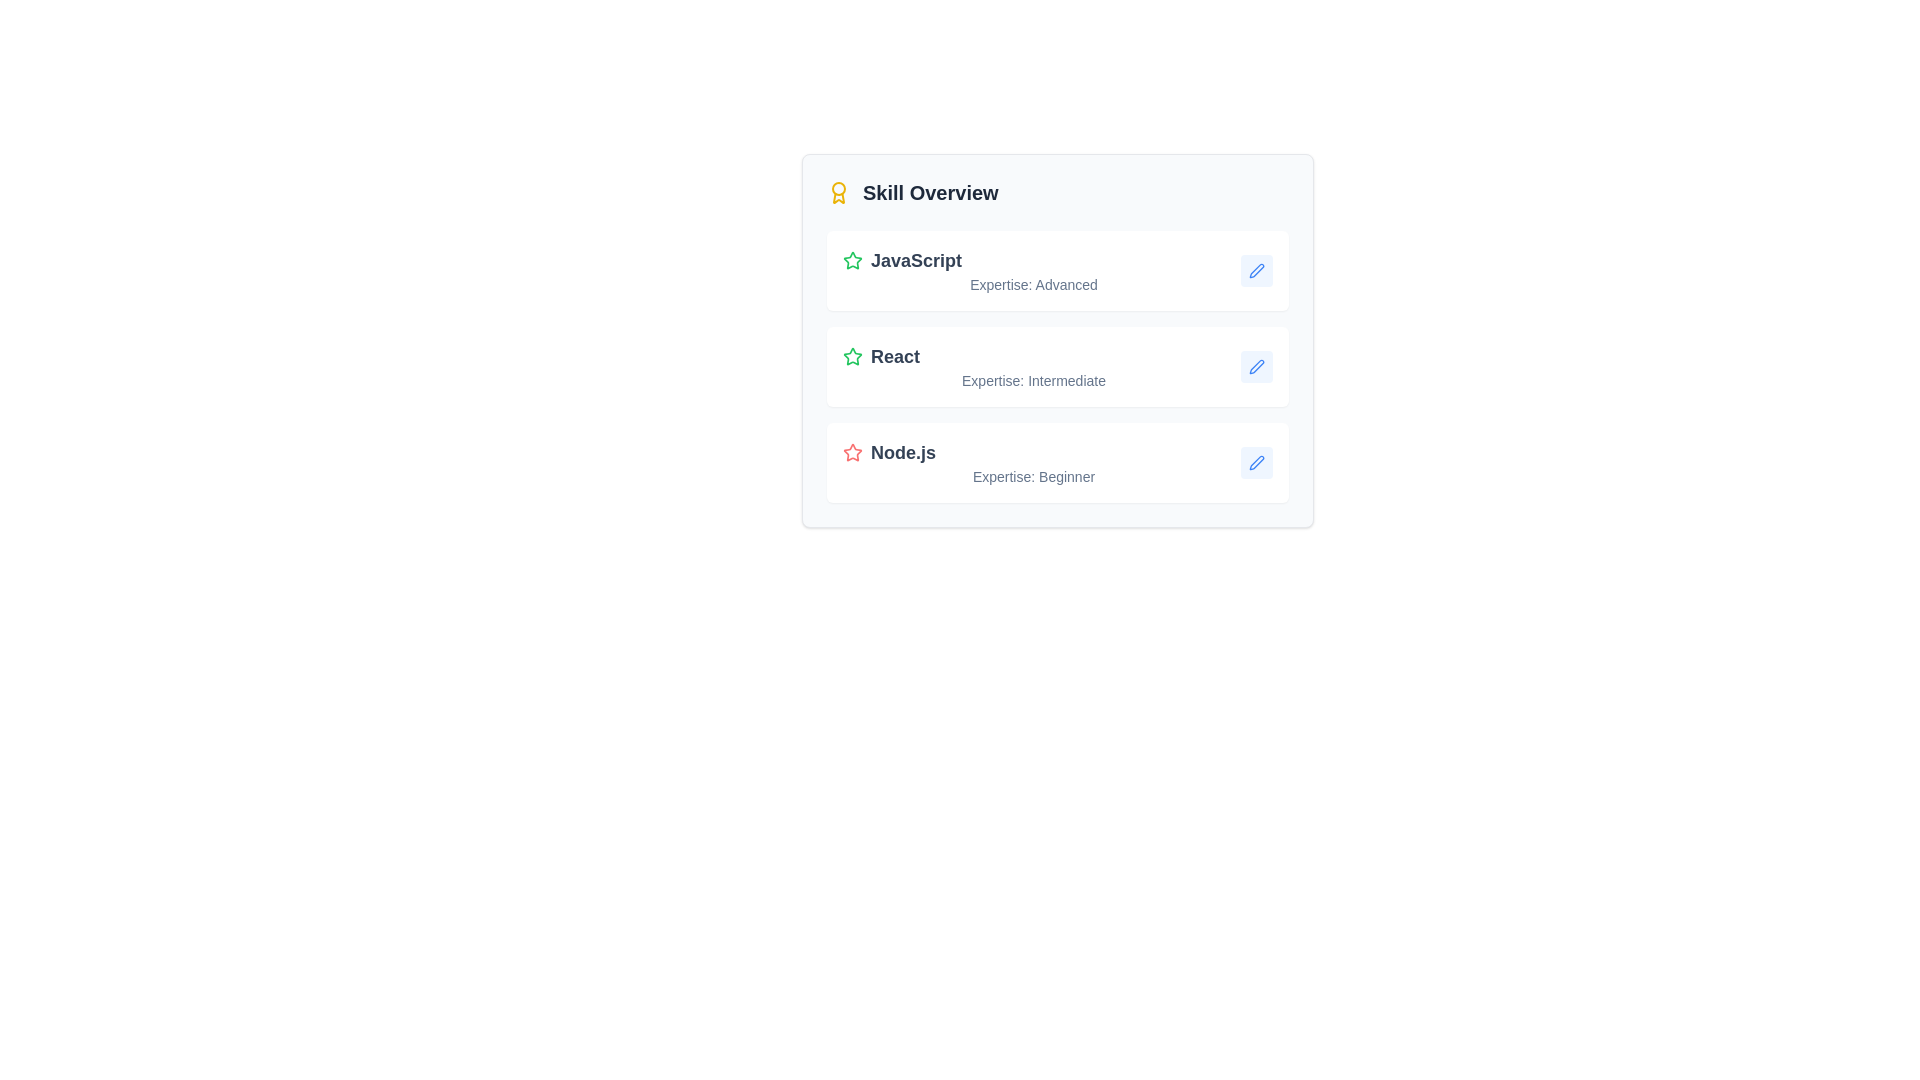 The width and height of the screenshot is (1920, 1080). What do you see at coordinates (839, 189) in the screenshot?
I see `the circular base of the badge-like icon that signifies achievement, located near the top-left section of the interface` at bounding box center [839, 189].